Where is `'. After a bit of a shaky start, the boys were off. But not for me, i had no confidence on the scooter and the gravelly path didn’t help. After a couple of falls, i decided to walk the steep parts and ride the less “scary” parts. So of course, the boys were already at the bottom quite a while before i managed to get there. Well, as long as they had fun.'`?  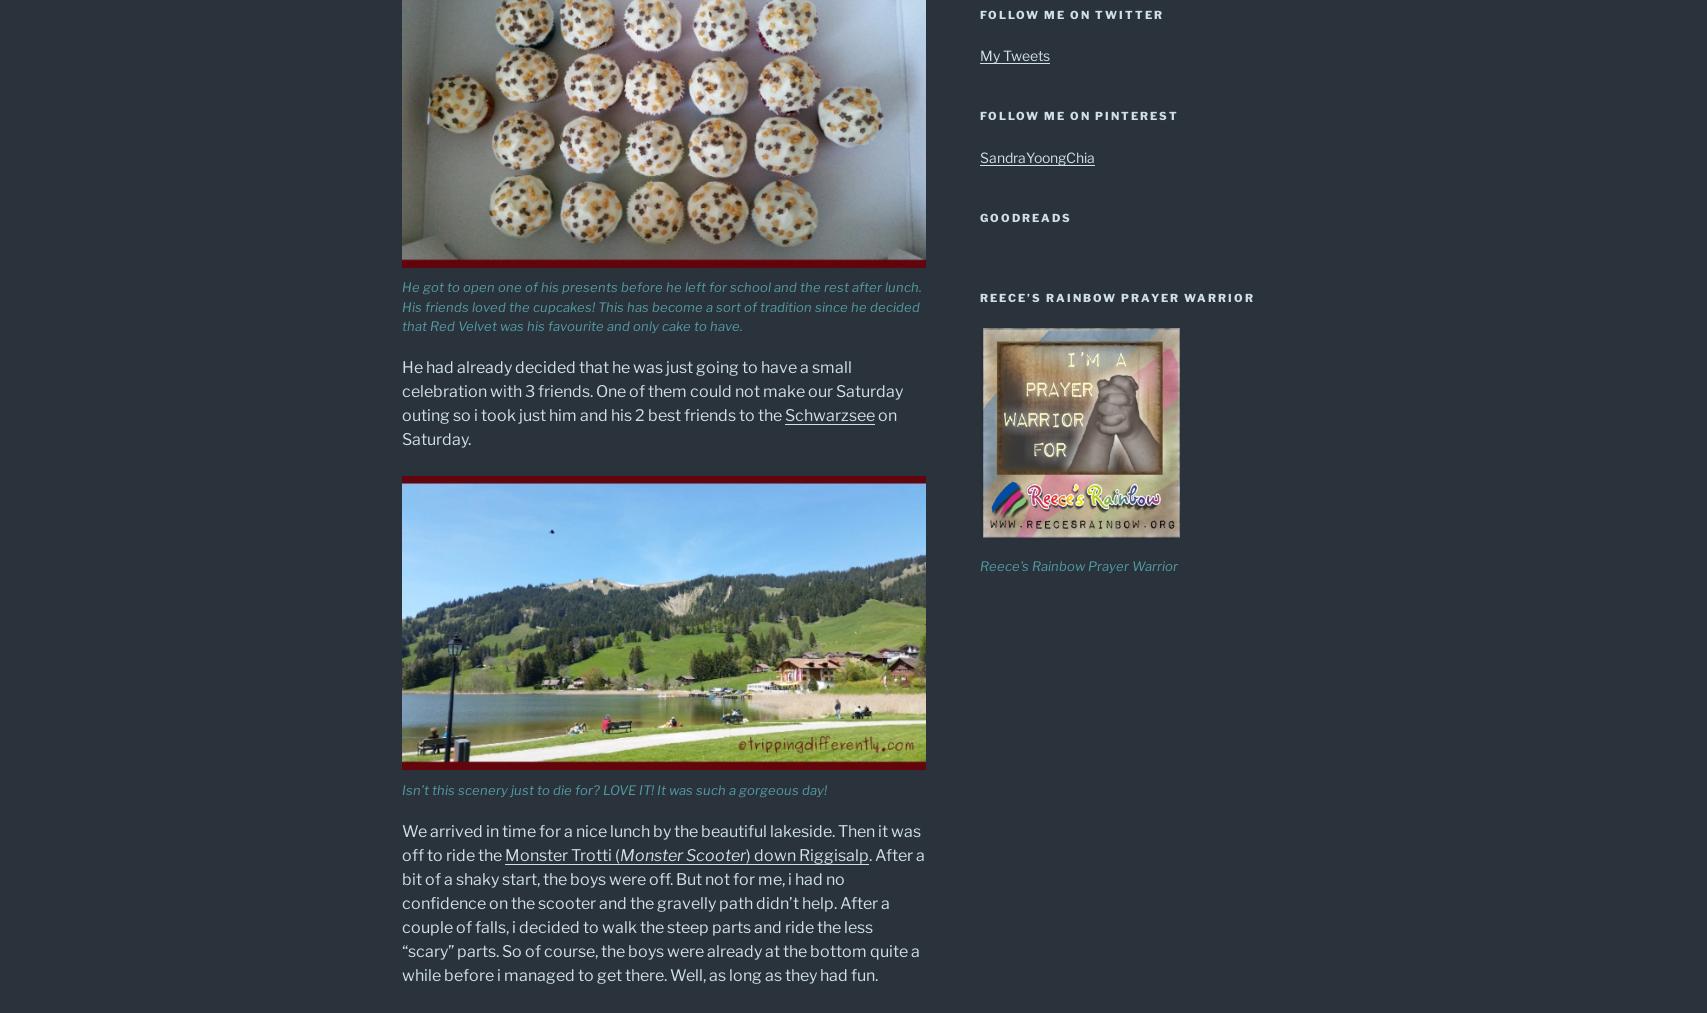
'. After a bit of a shaky start, the boys were off. But not for me, i had no confidence on the scooter and the gravelly path didn’t help. After a couple of falls, i decided to walk the steep parts and ride the less “scary” parts. So of course, the boys were already at the bottom quite a while before i managed to get there. Well, as long as they had fun.' is located at coordinates (400, 914).